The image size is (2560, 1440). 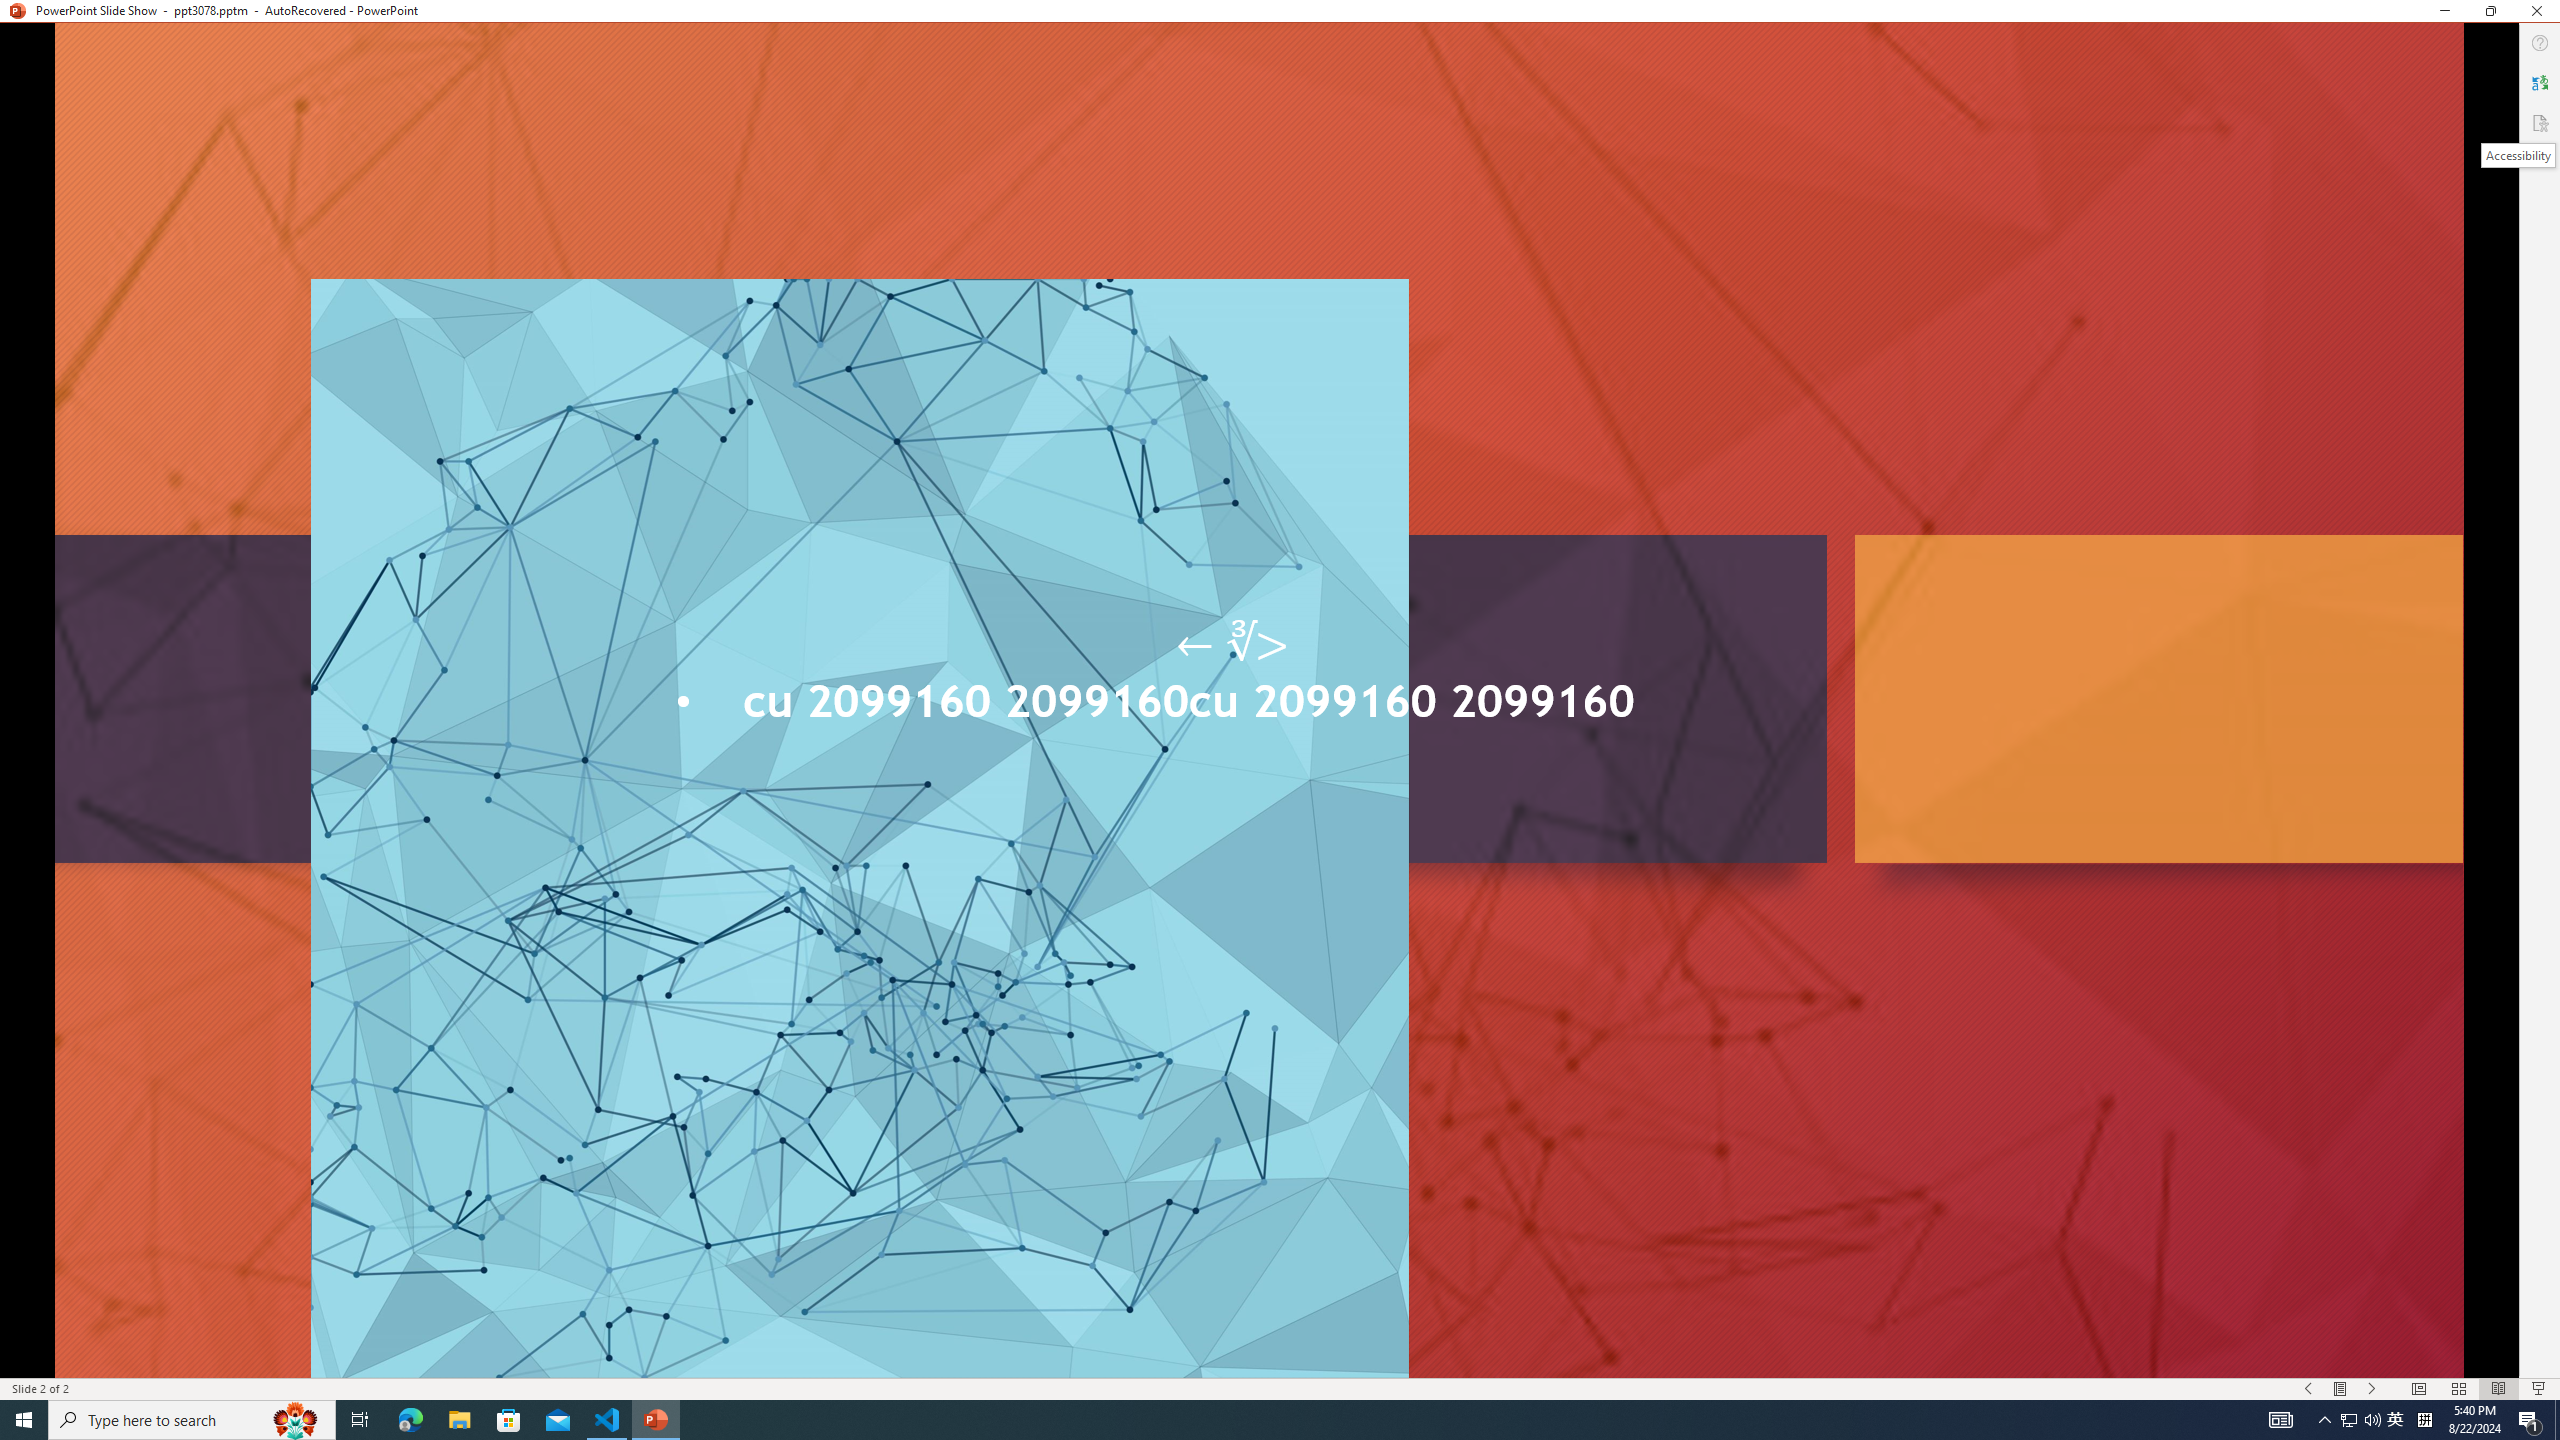 What do you see at coordinates (2340, 1389) in the screenshot?
I see `'Menu On'` at bounding box center [2340, 1389].